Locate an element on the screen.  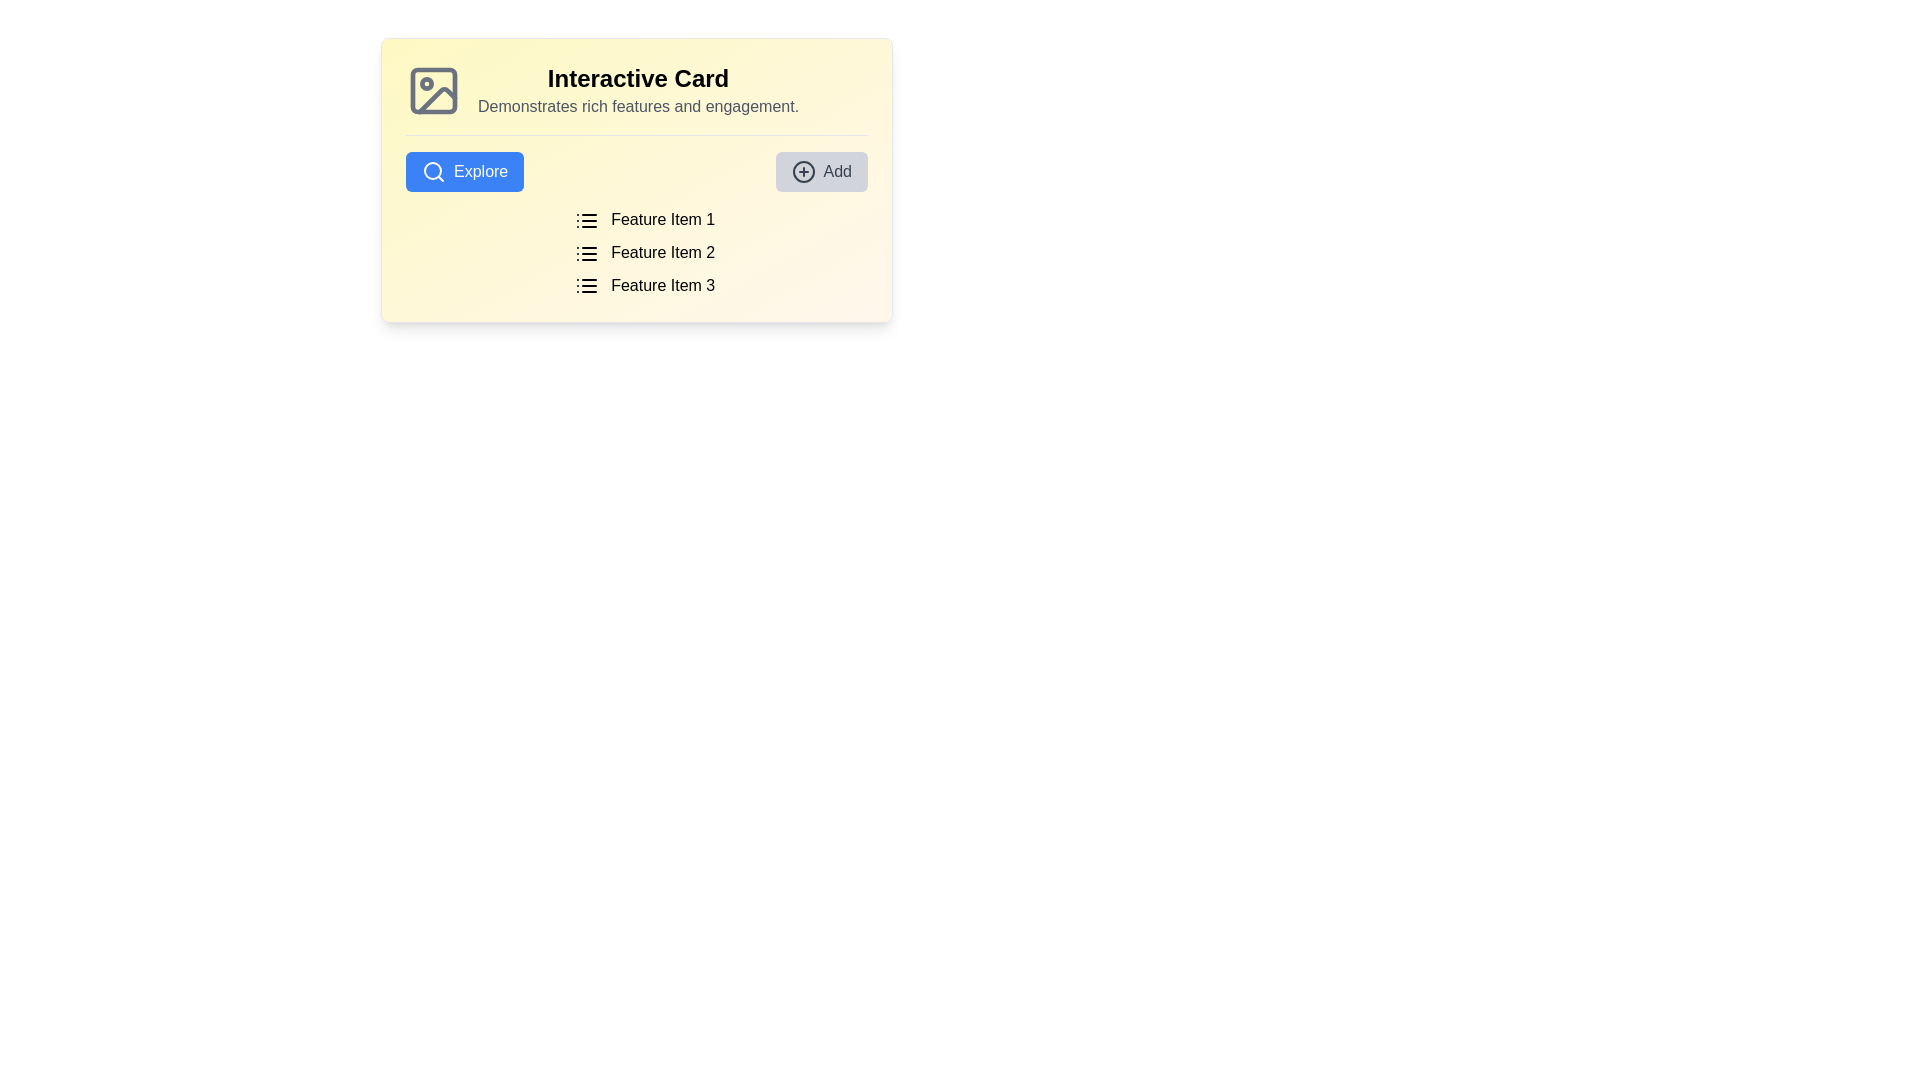
the blue 'Explore' button with white text and a magnifying glass icon is located at coordinates (464, 171).